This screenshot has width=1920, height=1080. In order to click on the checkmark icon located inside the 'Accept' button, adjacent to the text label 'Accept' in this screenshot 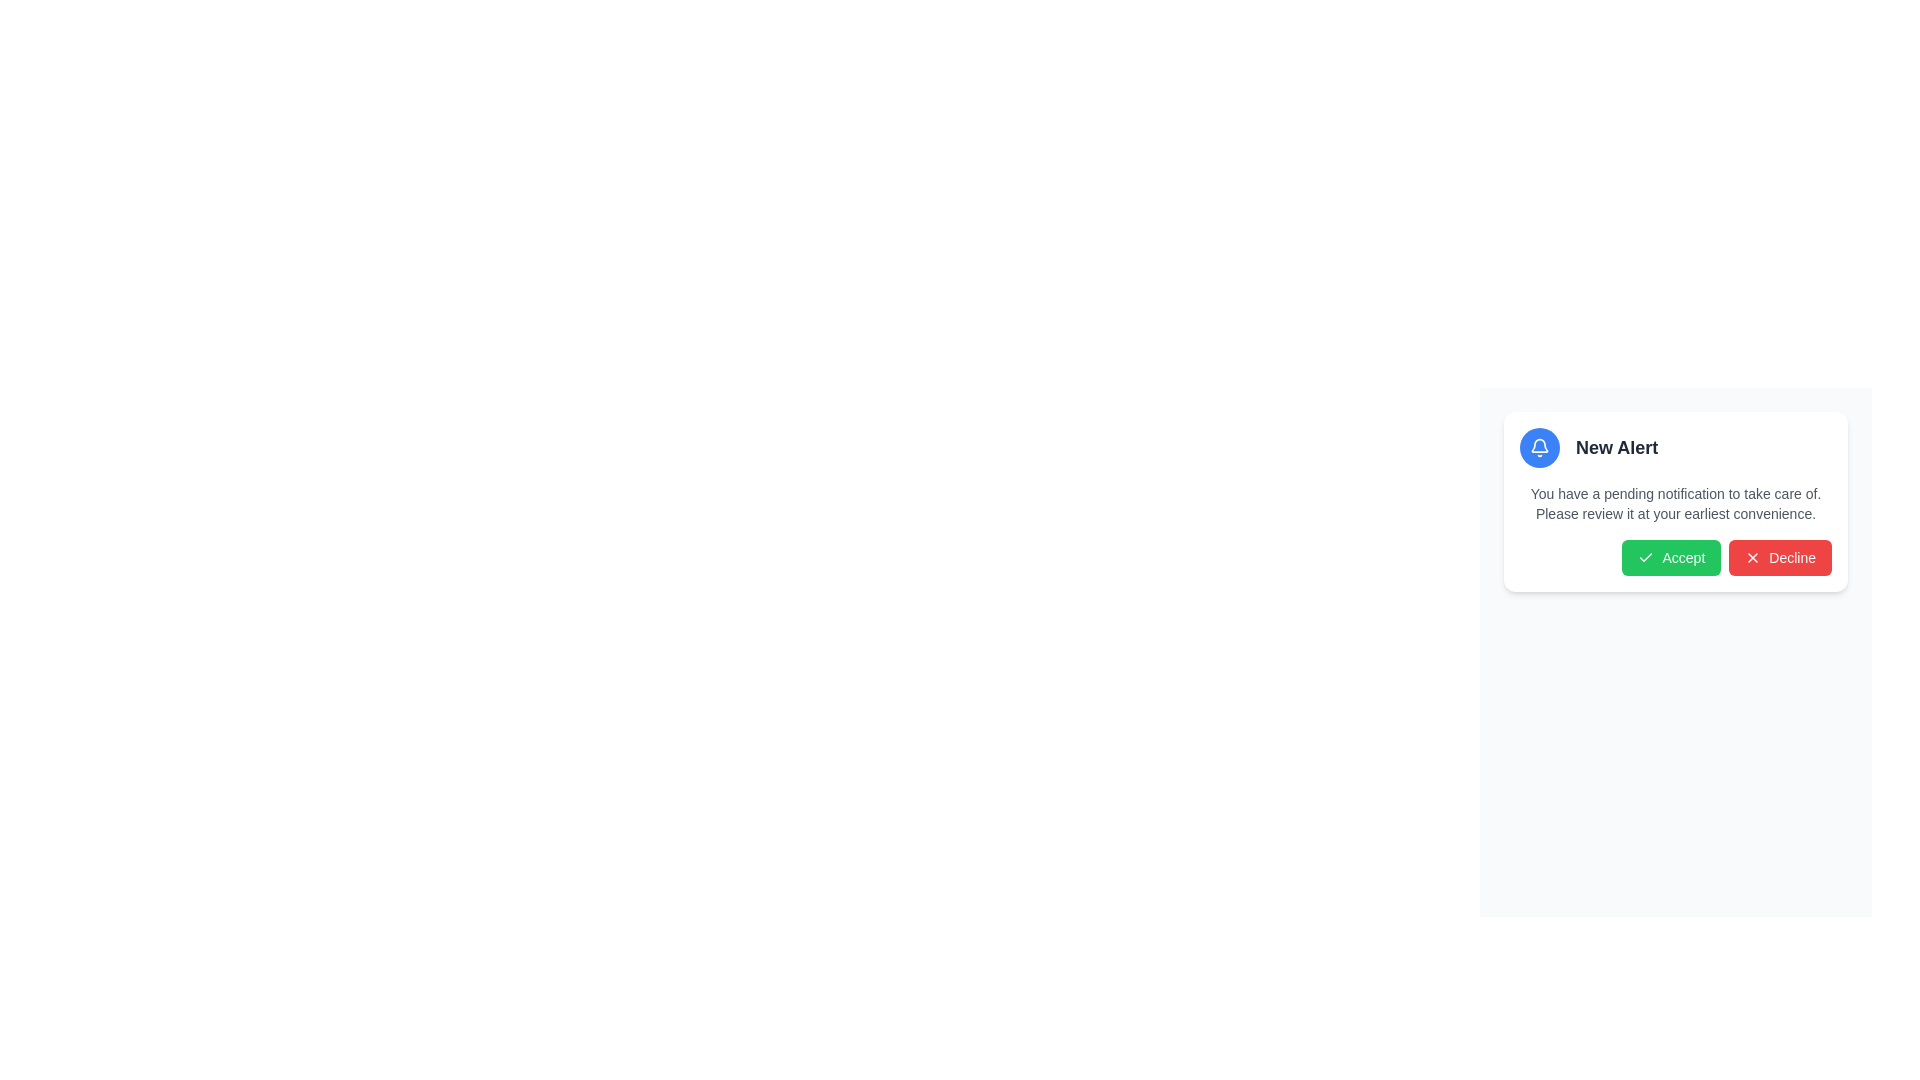, I will do `click(1646, 558)`.